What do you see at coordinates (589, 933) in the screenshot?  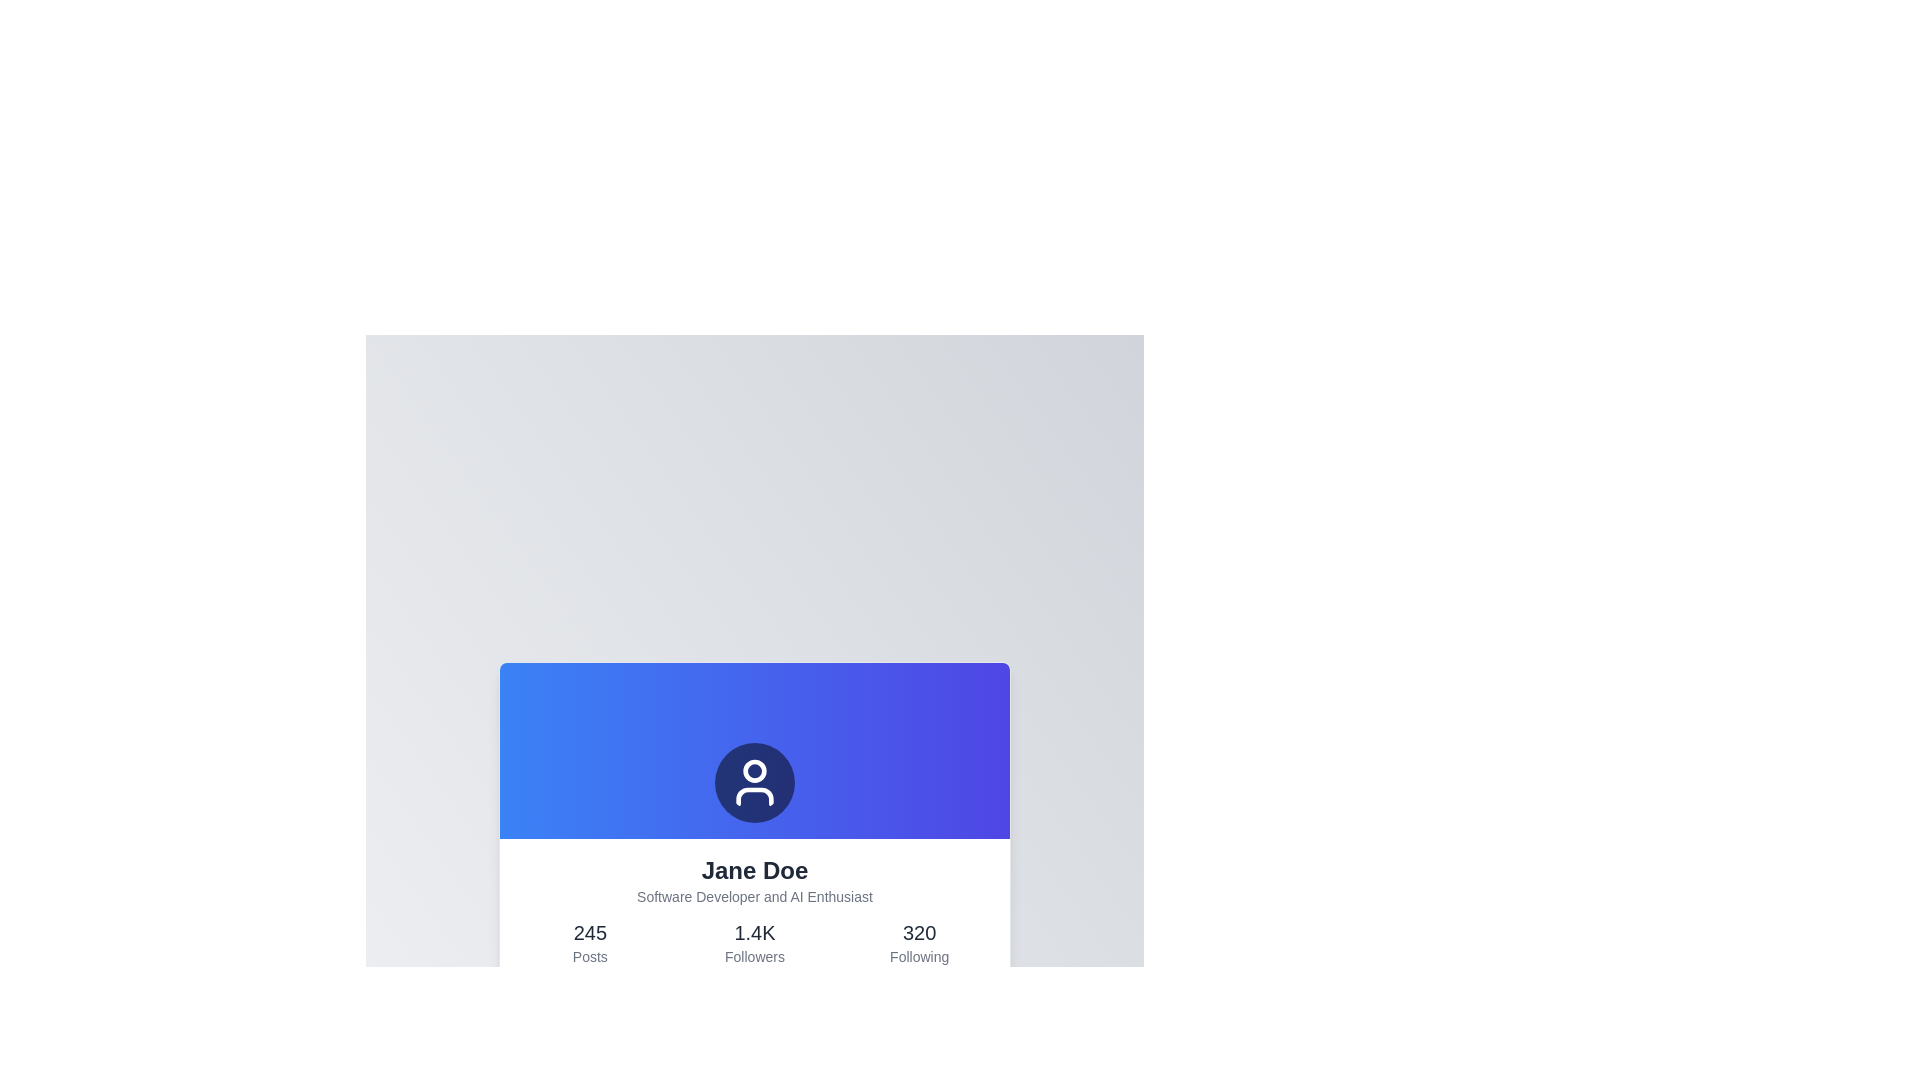 I see `the numeric text component displaying the number '245' in dark gray within the user statistics section, which pairs with the label 'Posts'` at bounding box center [589, 933].